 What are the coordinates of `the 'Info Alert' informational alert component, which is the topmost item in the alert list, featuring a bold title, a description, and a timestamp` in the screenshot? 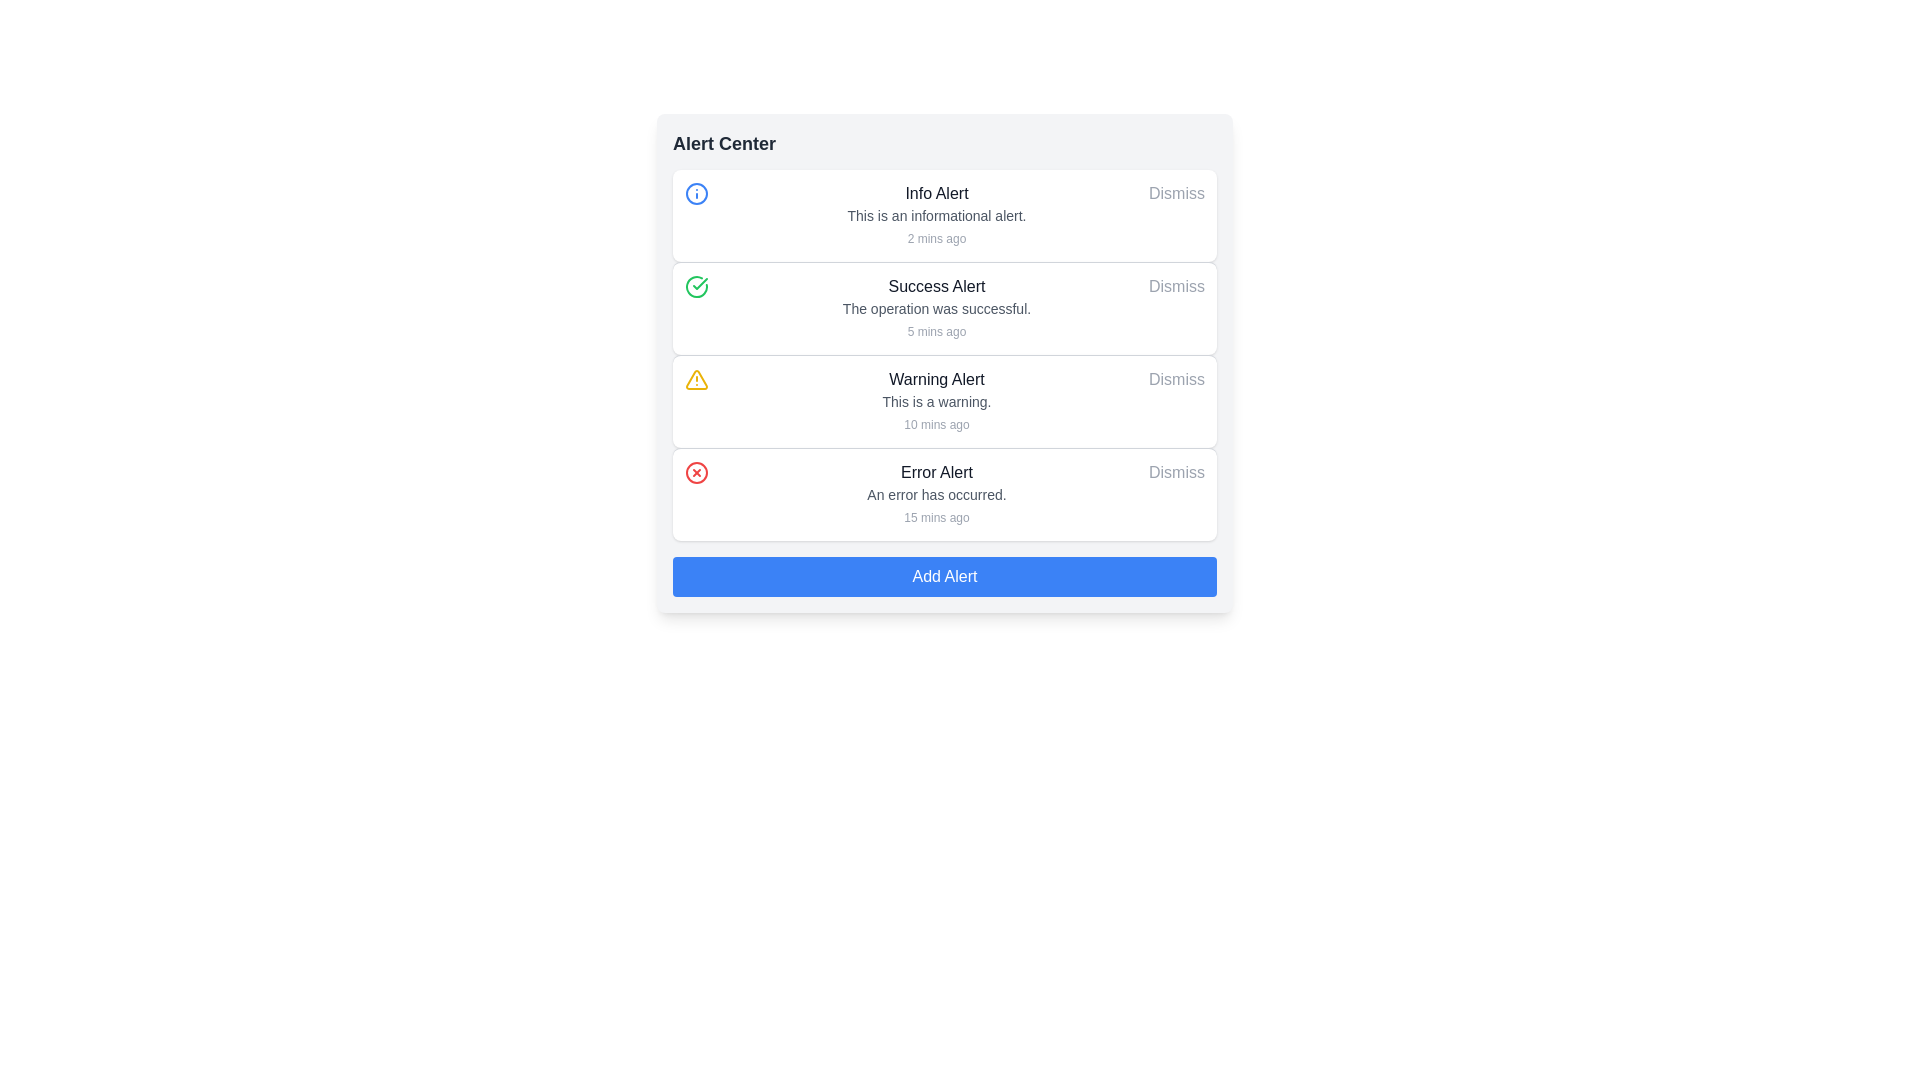 It's located at (935, 216).